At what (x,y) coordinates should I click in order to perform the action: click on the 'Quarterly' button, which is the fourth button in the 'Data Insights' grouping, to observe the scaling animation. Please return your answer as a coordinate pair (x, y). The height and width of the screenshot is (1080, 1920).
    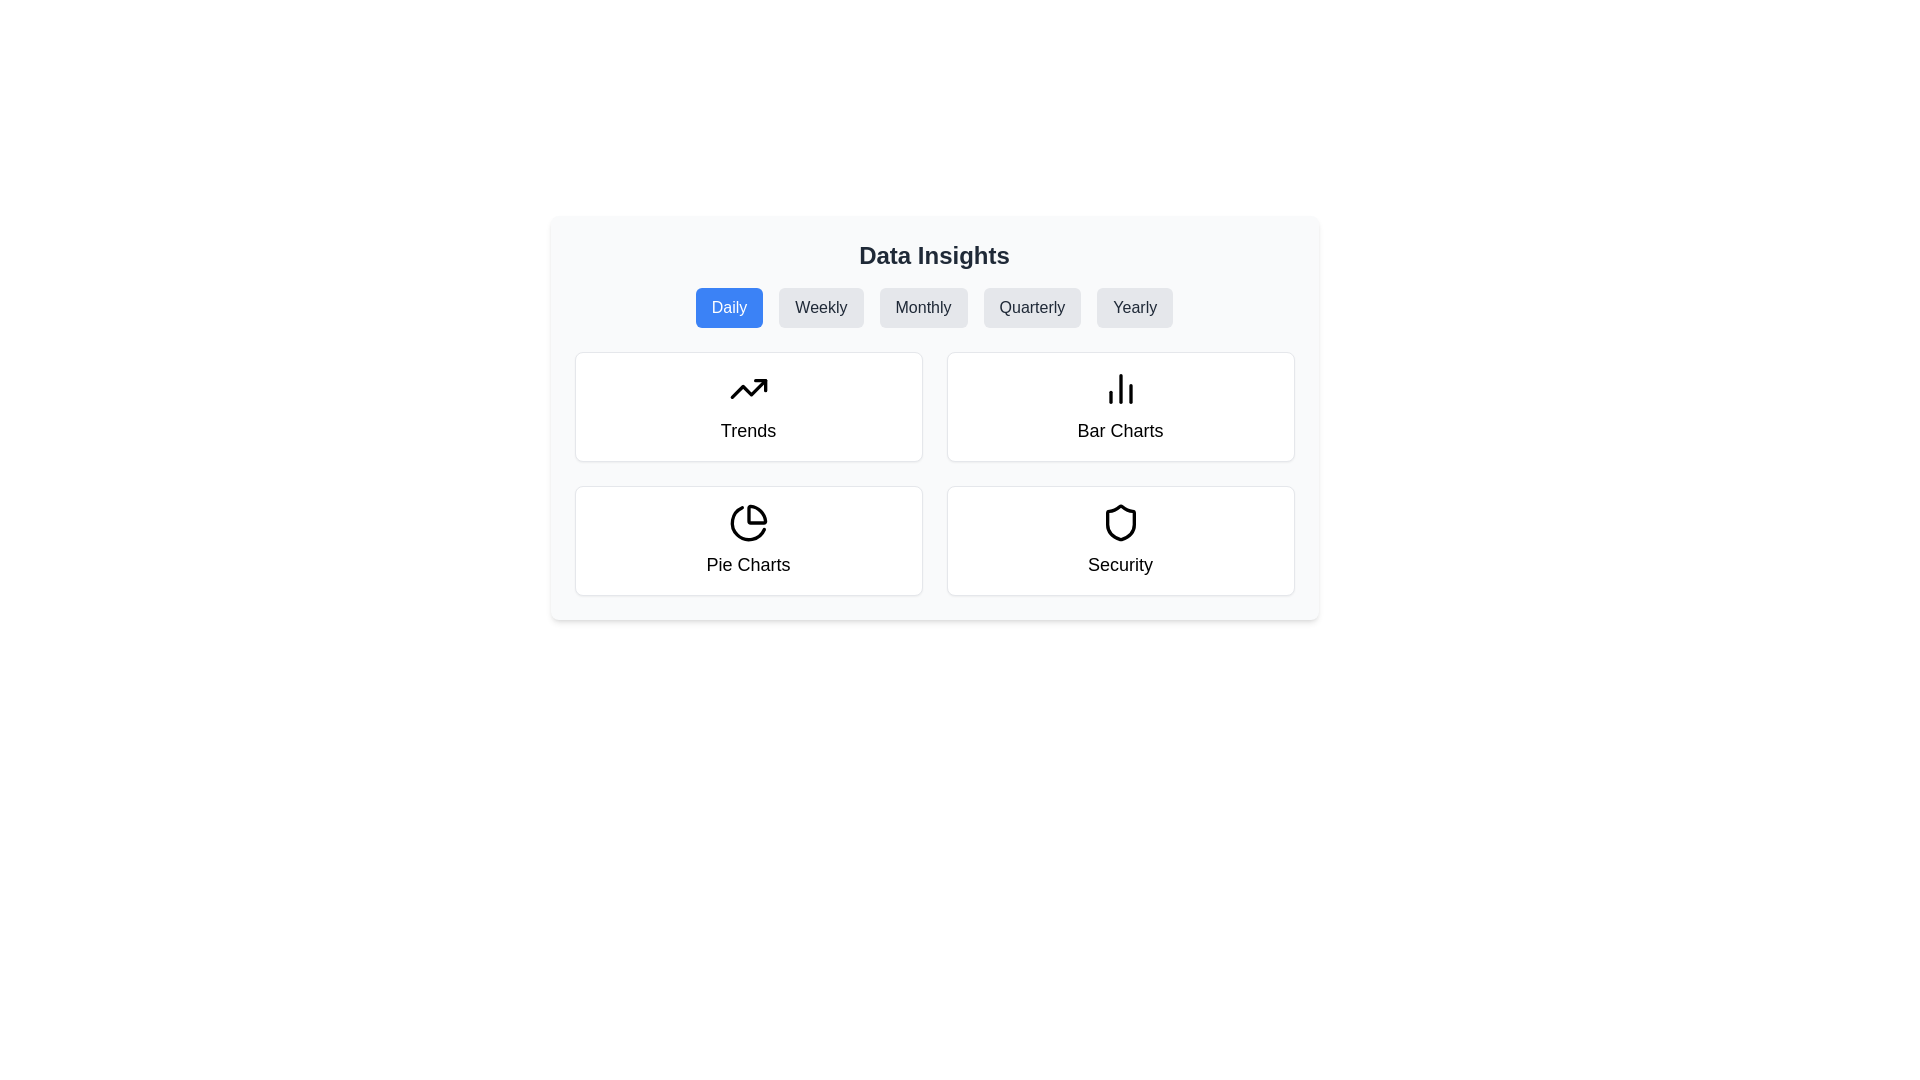
    Looking at the image, I should click on (1032, 308).